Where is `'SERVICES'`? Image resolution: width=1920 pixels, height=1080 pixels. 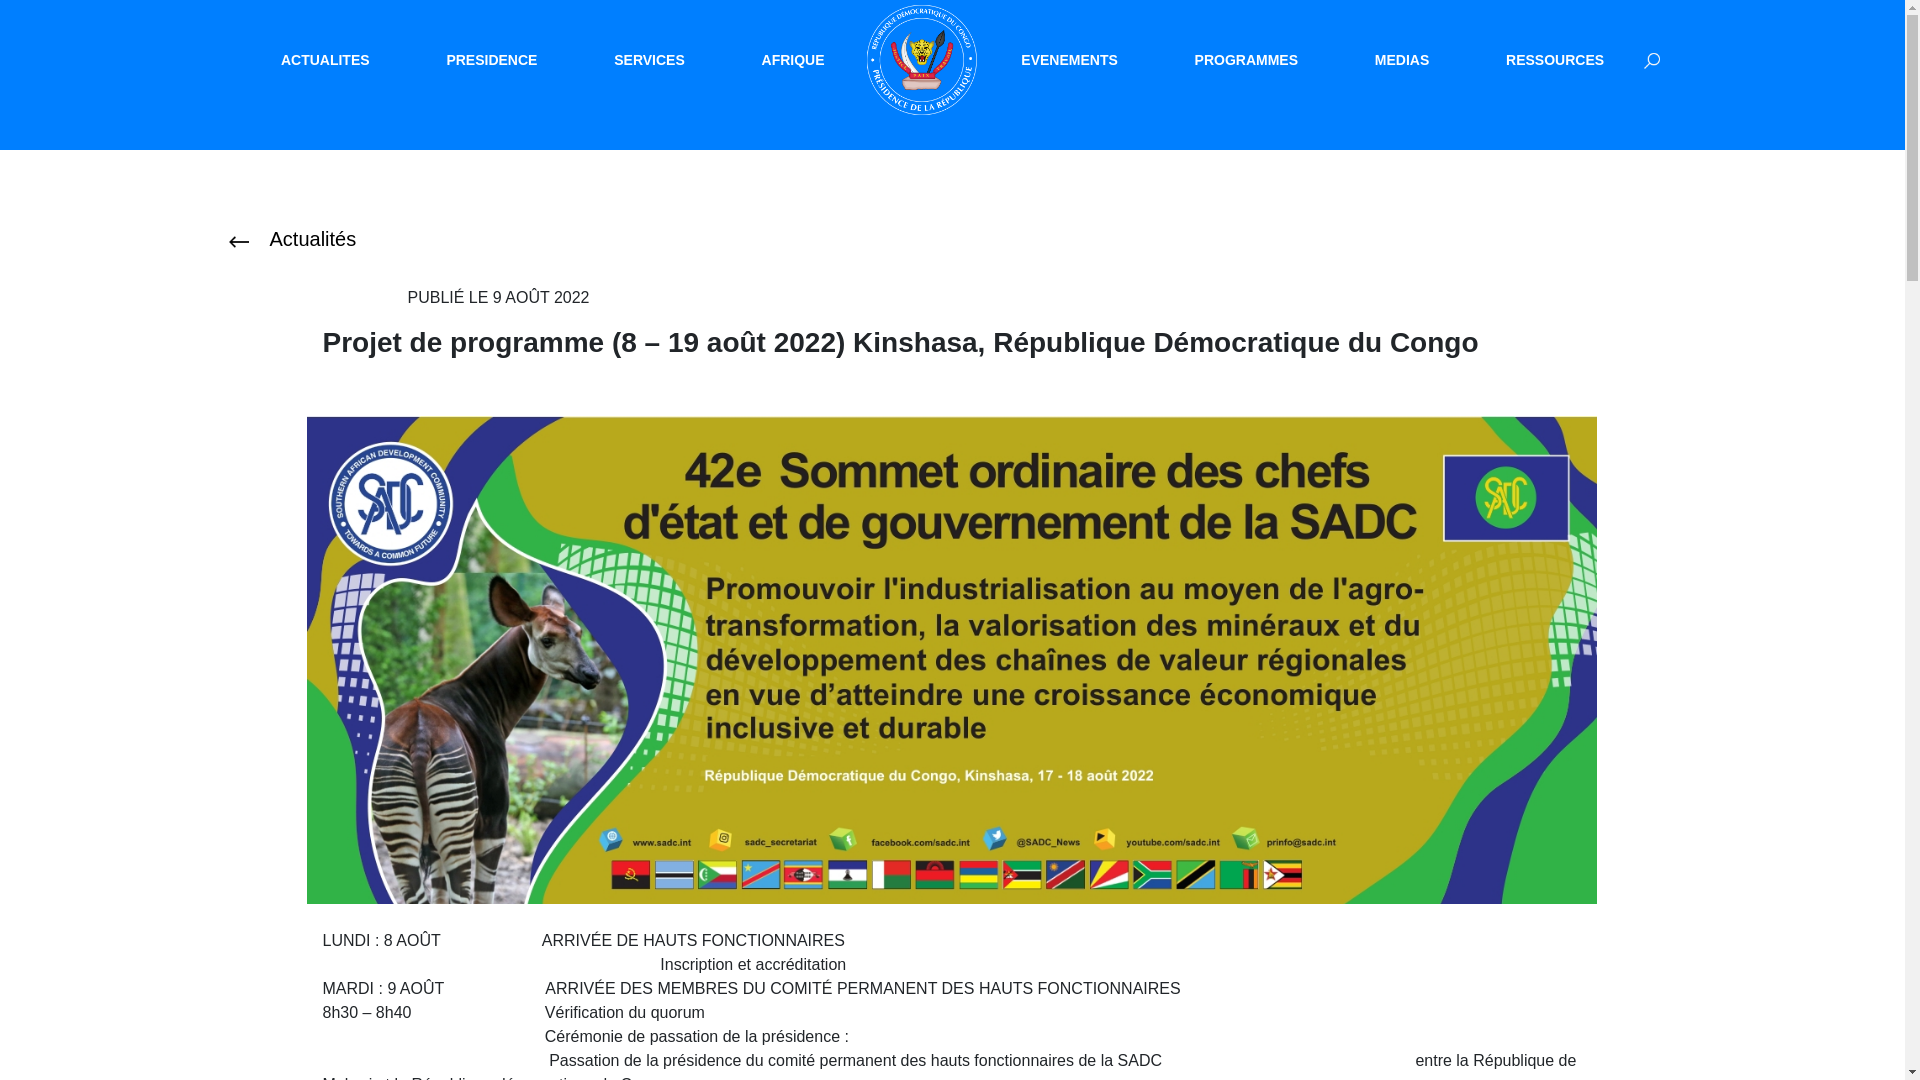 'SERVICES' is located at coordinates (649, 59).